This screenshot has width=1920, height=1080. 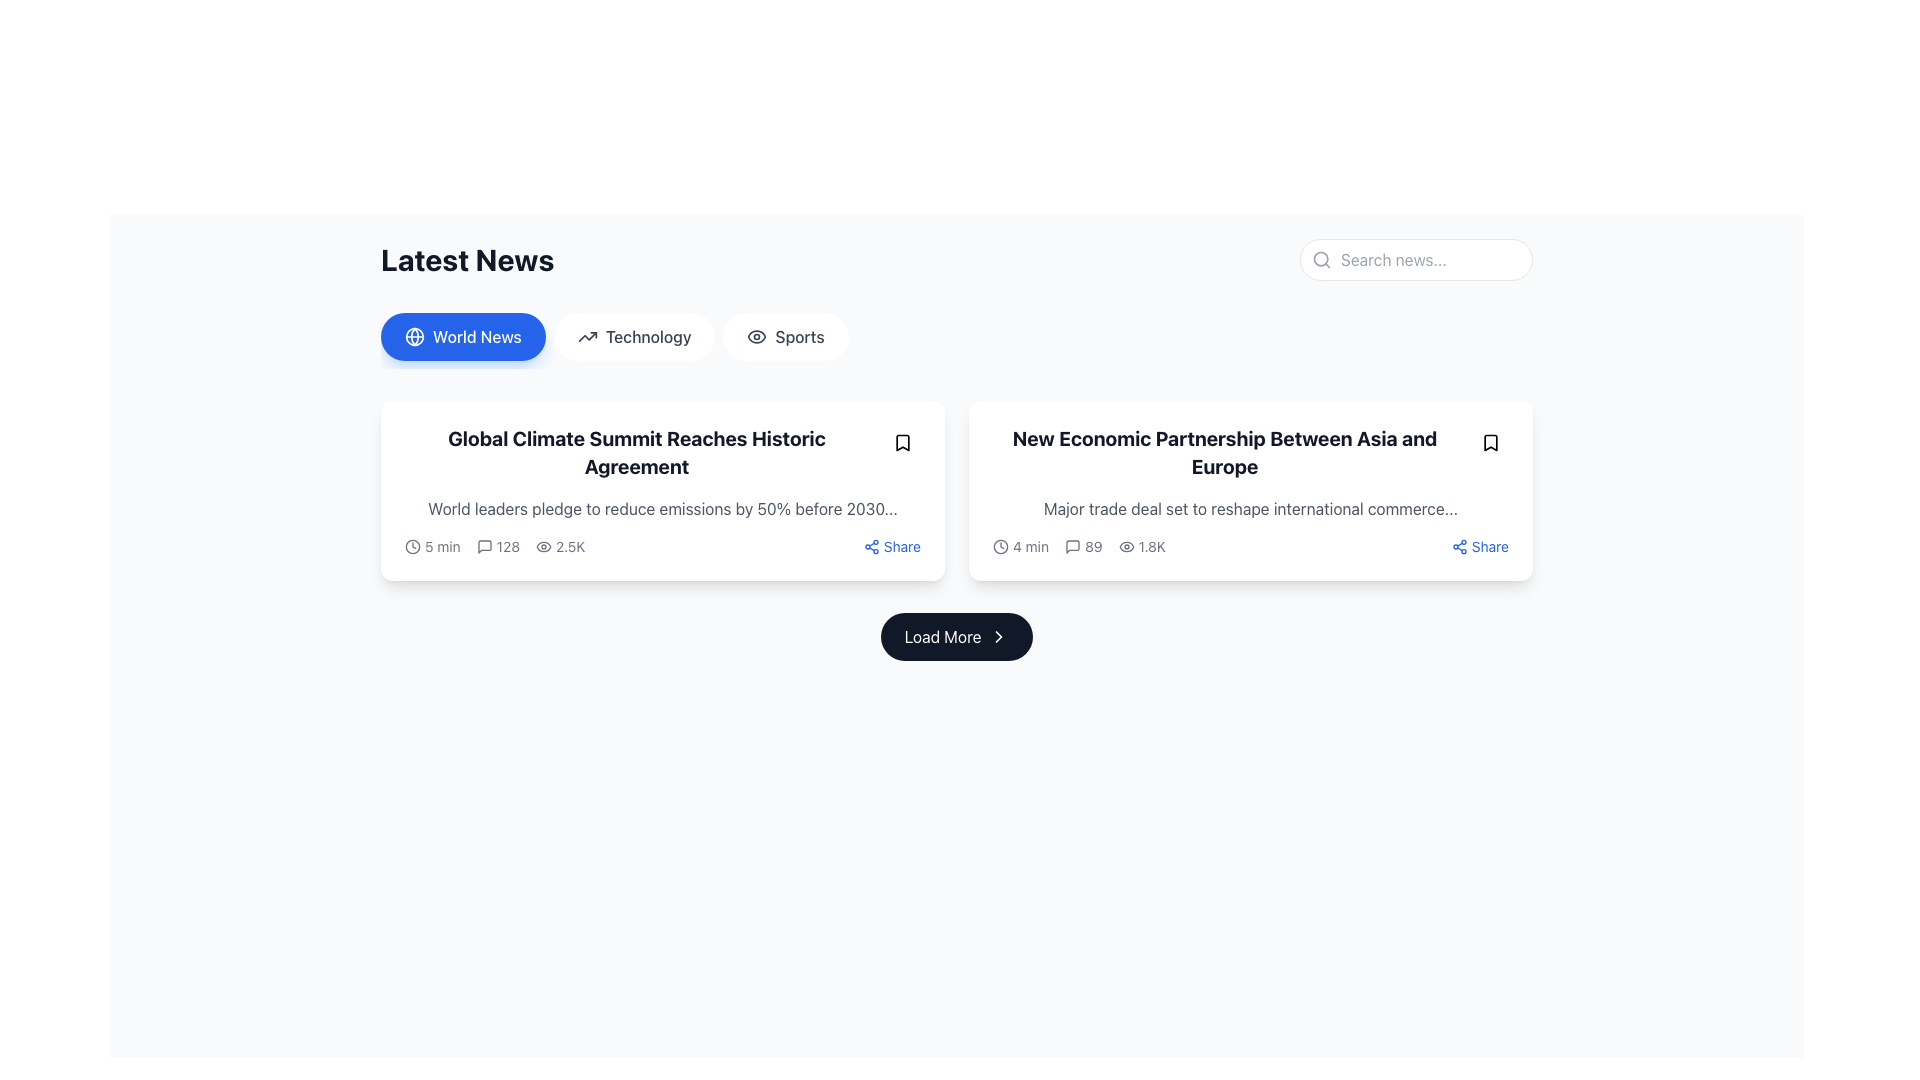 I want to click on the Duration indicator at the lower-left corner of the article card titled 'New Economic Partnership Between Asia and Europe', so click(x=1021, y=547).